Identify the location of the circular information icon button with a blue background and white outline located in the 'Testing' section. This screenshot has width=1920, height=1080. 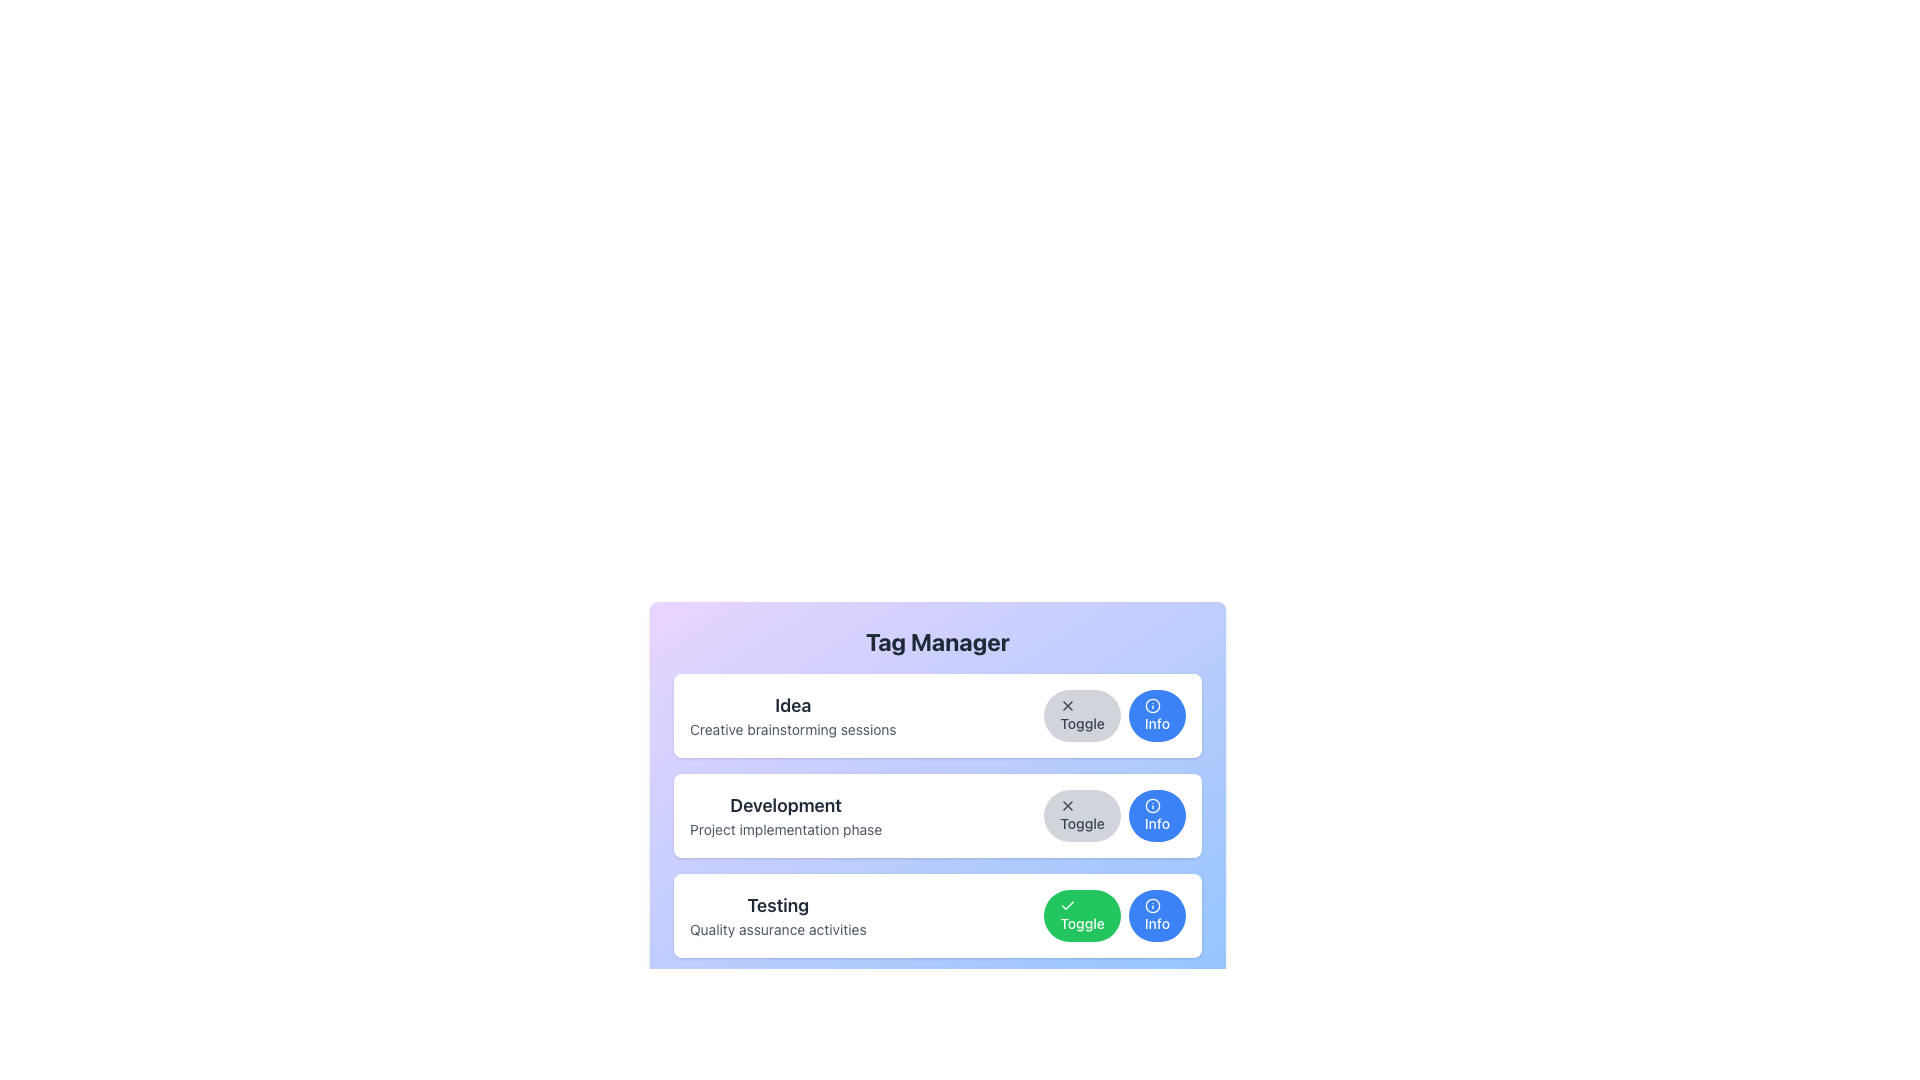
(1152, 906).